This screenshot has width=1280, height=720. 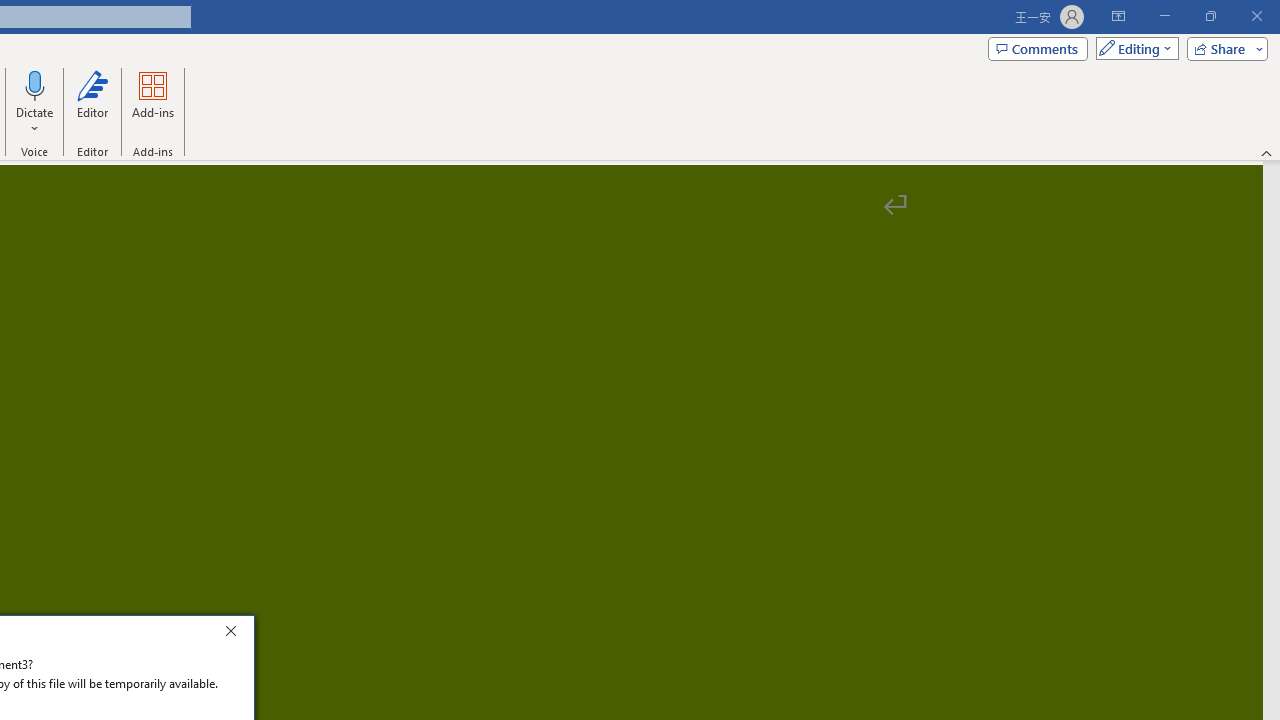 I want to click on 'Editor', so click(x=91, y=103).